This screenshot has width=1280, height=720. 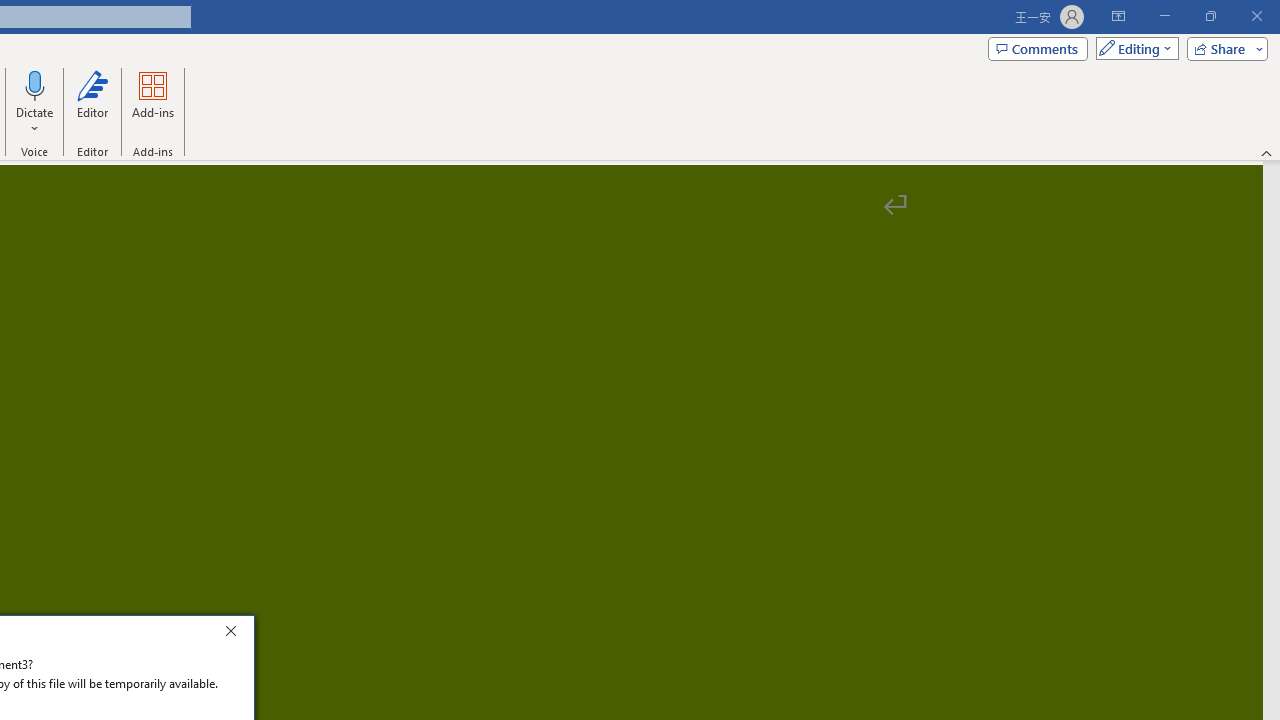 I want to click on 'Editor', so click(x=91, y=103).